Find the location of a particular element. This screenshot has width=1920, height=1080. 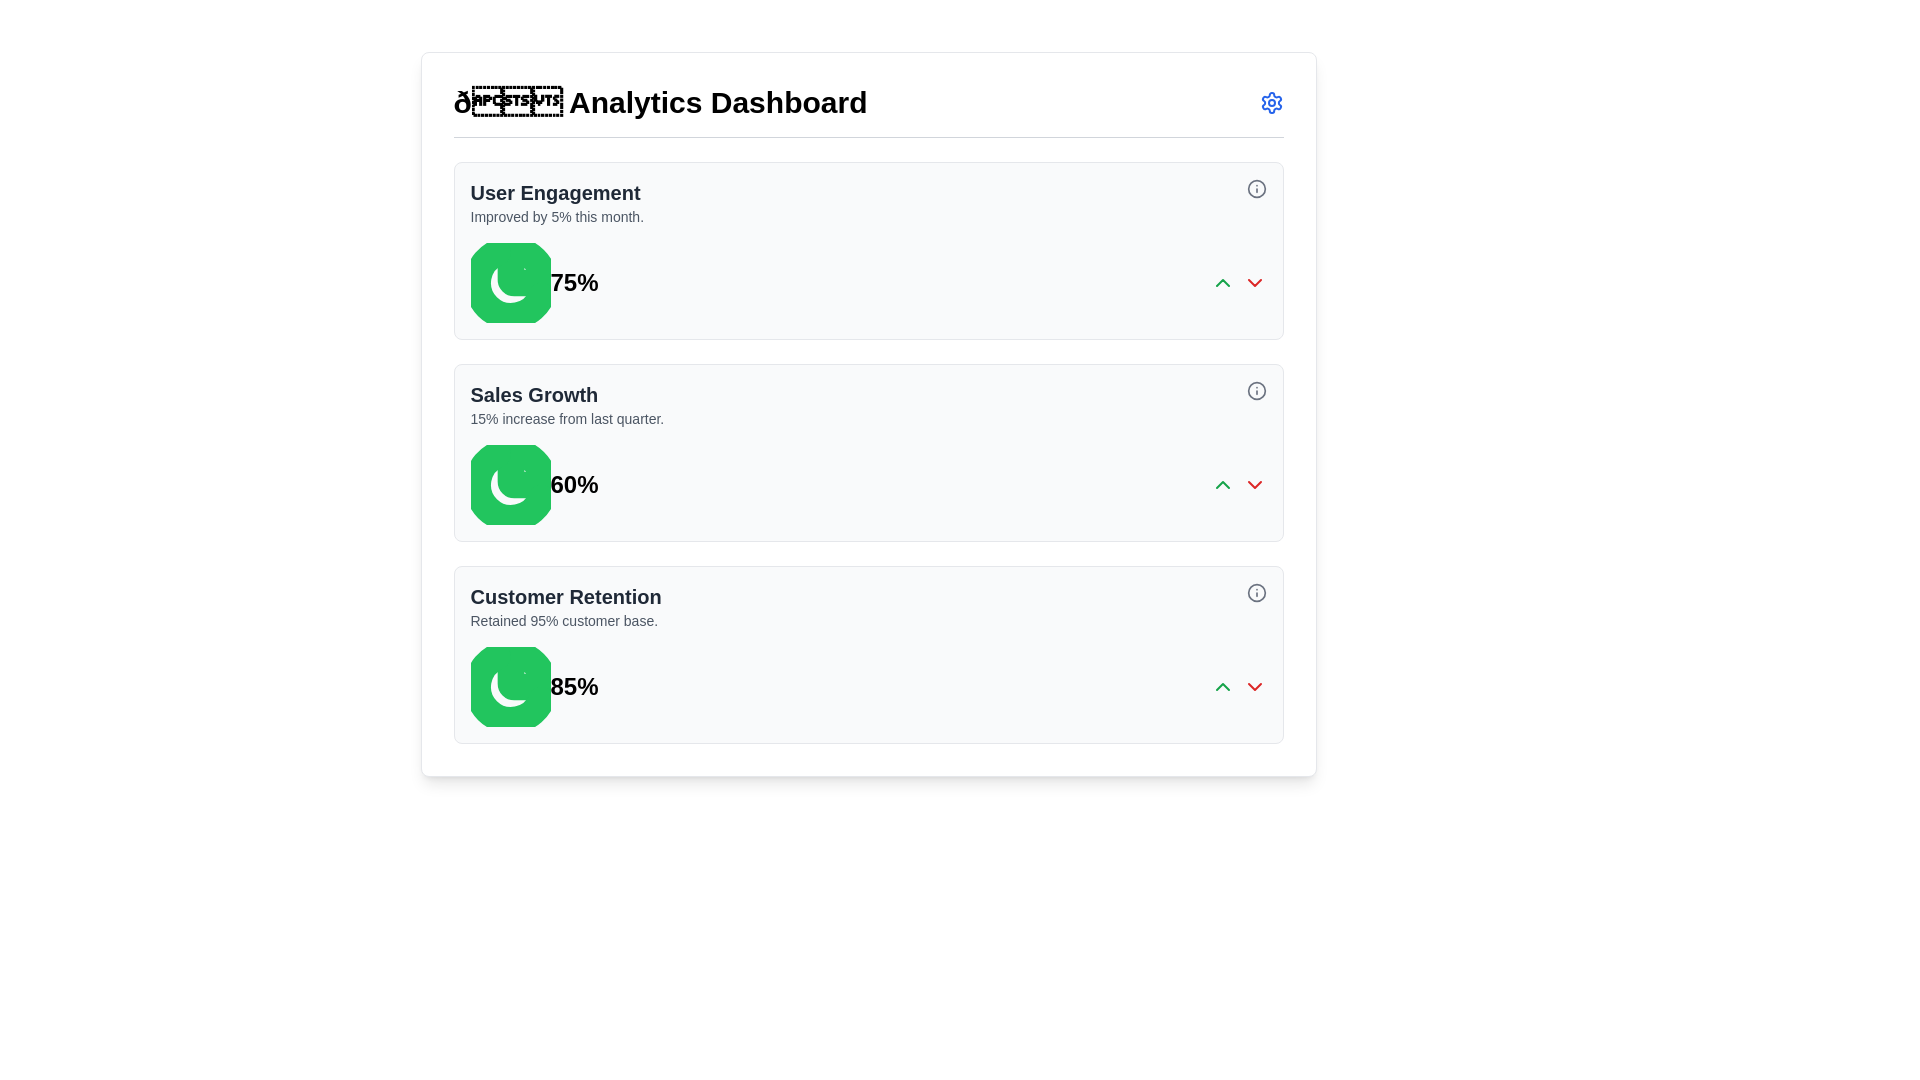

percentage value displayed in the text label located near the bottom section of the third card, to the right of the green octagonal icon with a crescent is located at coordinates (573, 685).